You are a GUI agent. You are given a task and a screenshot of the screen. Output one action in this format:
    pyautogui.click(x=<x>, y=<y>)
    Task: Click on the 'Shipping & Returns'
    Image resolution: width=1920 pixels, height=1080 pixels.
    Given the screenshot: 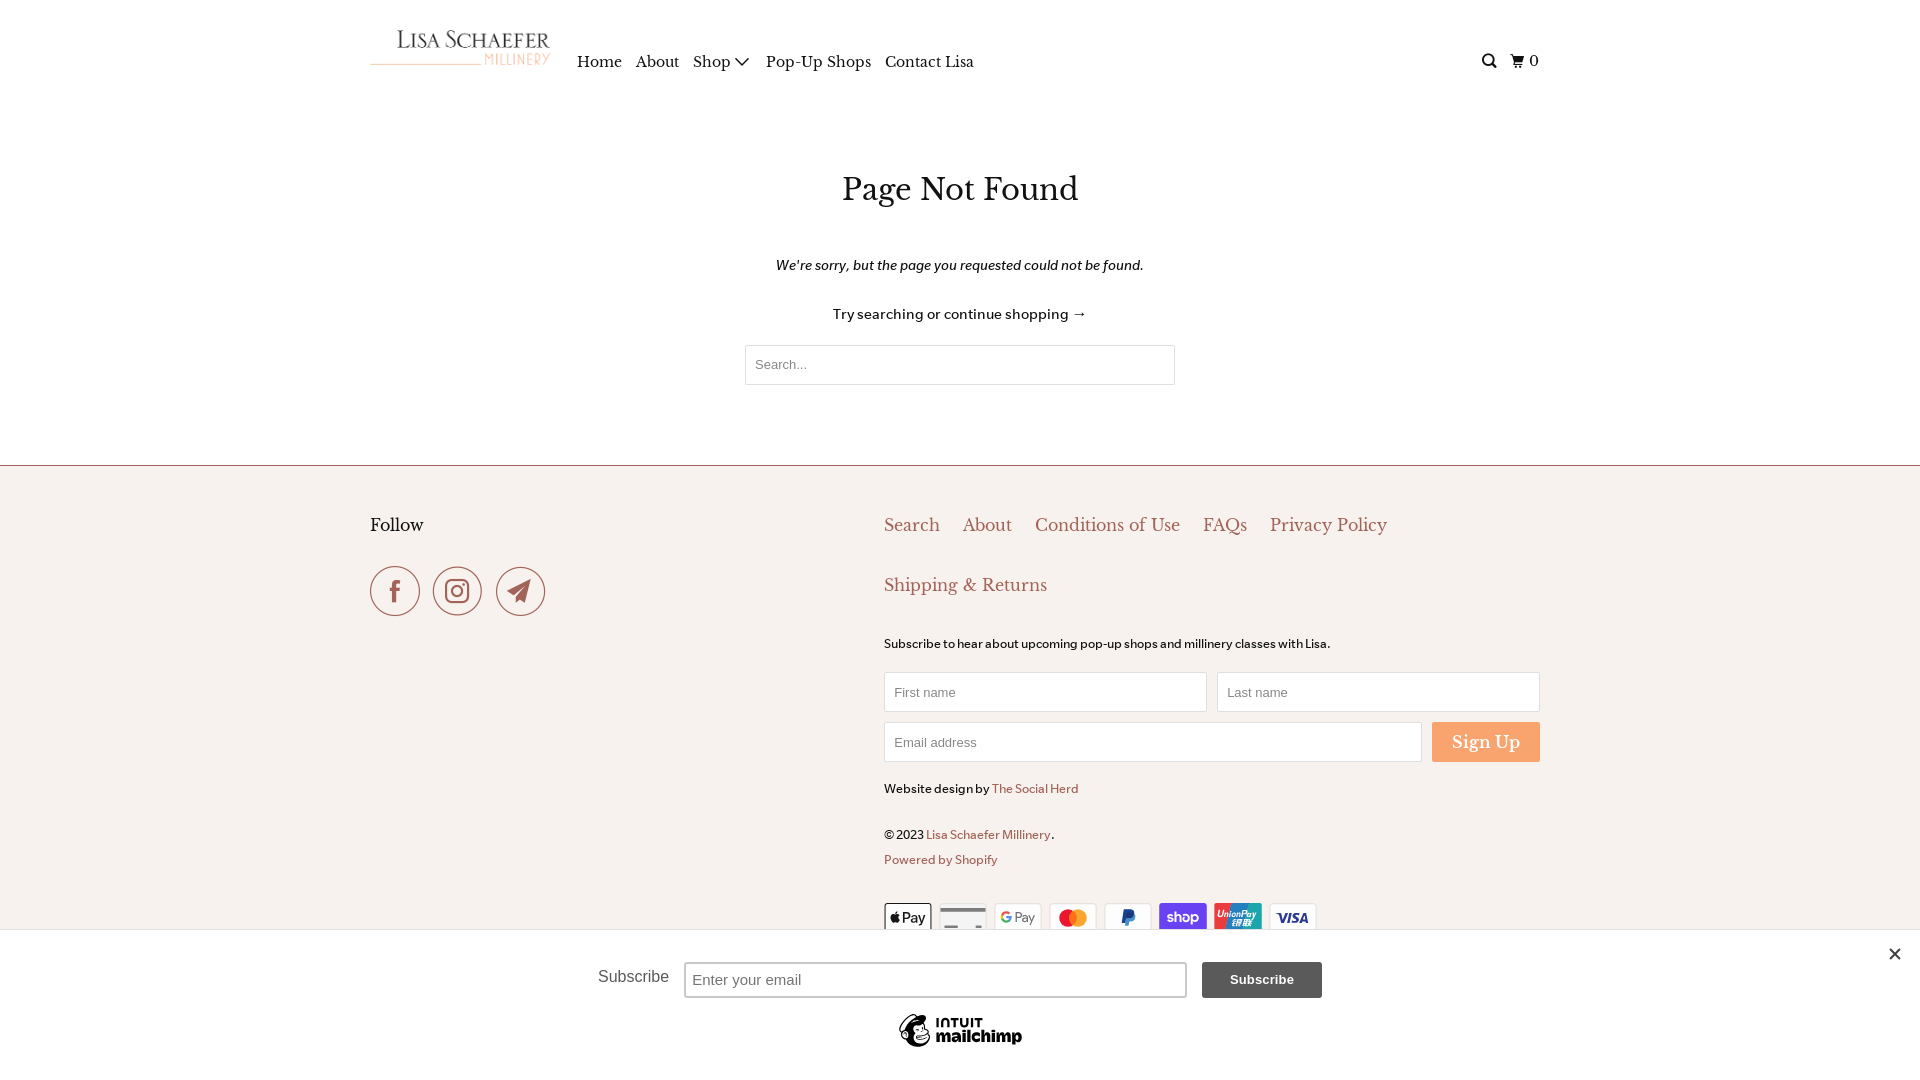 What is the action you would take?
    pyautogui.click(x=965, y=585)
    